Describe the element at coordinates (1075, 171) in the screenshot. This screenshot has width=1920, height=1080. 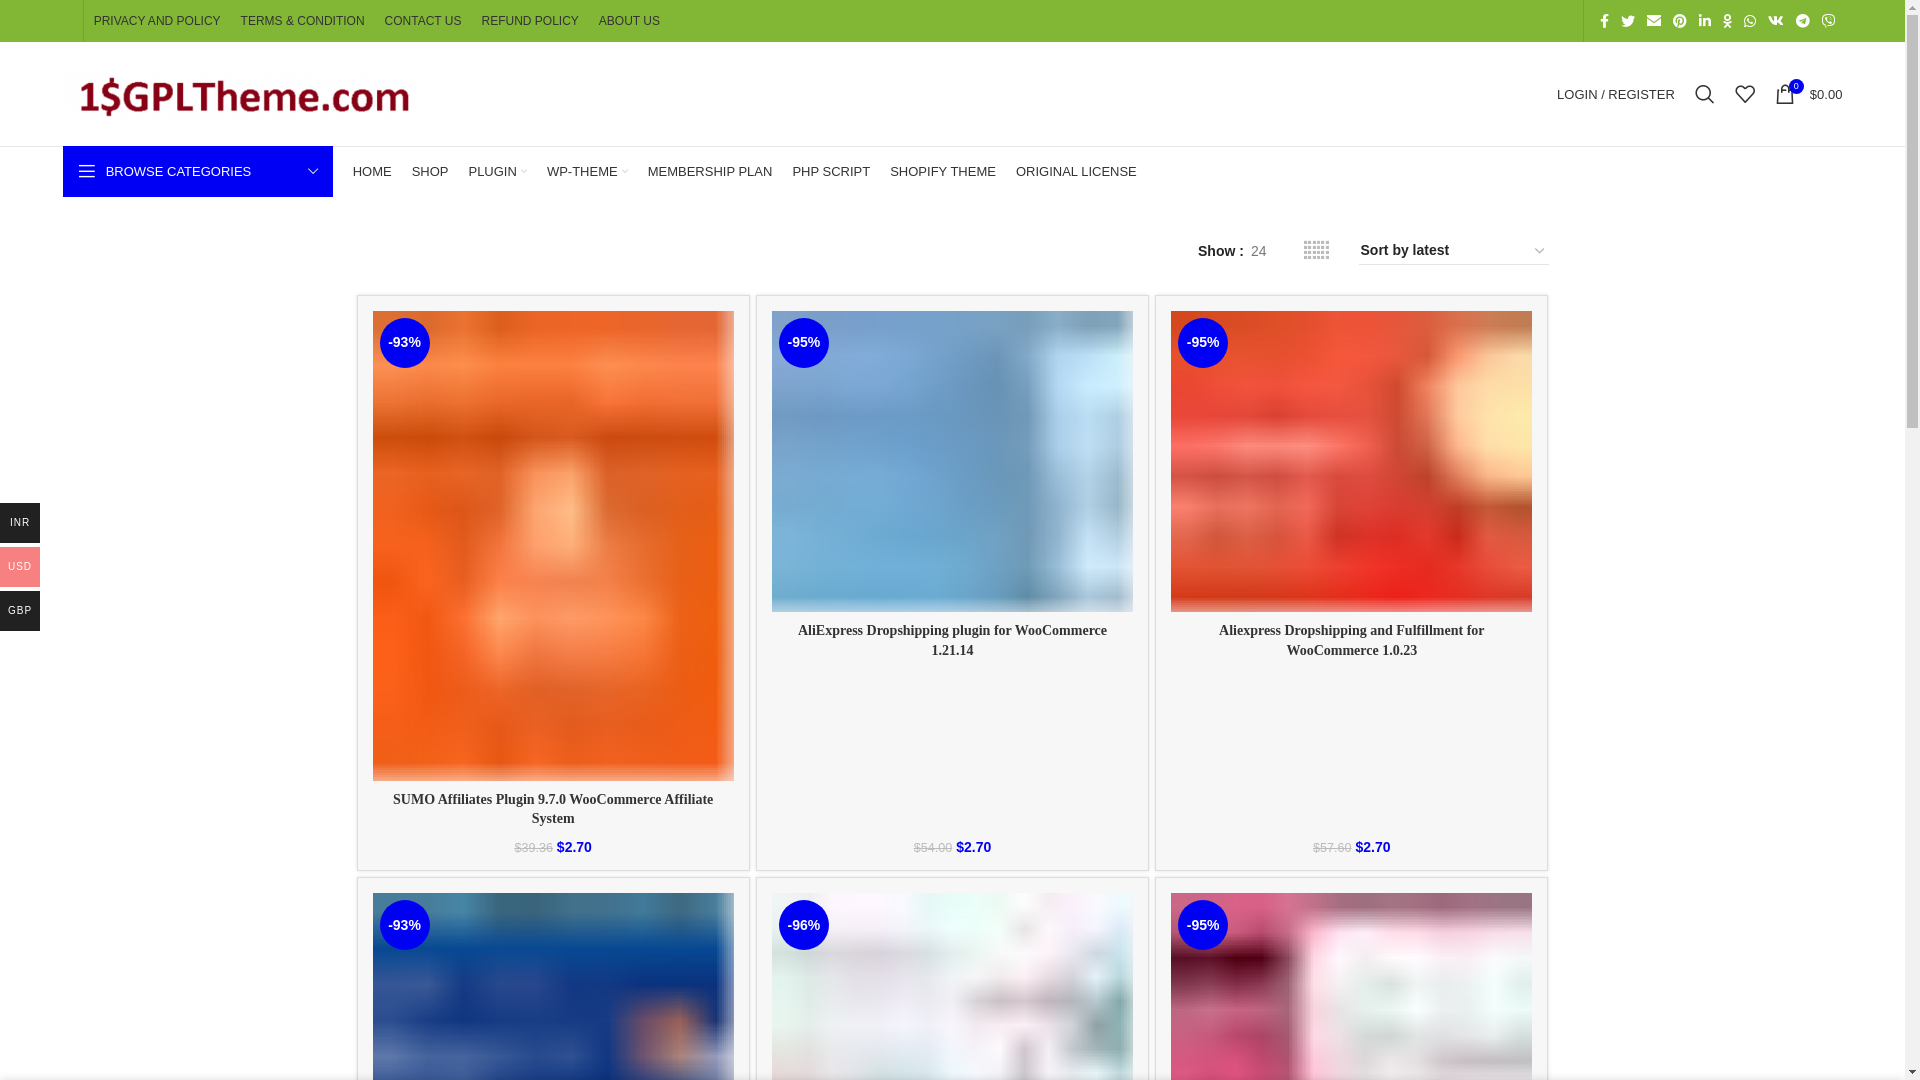
I see `'ORIGINAL LICENSE'` at that location.